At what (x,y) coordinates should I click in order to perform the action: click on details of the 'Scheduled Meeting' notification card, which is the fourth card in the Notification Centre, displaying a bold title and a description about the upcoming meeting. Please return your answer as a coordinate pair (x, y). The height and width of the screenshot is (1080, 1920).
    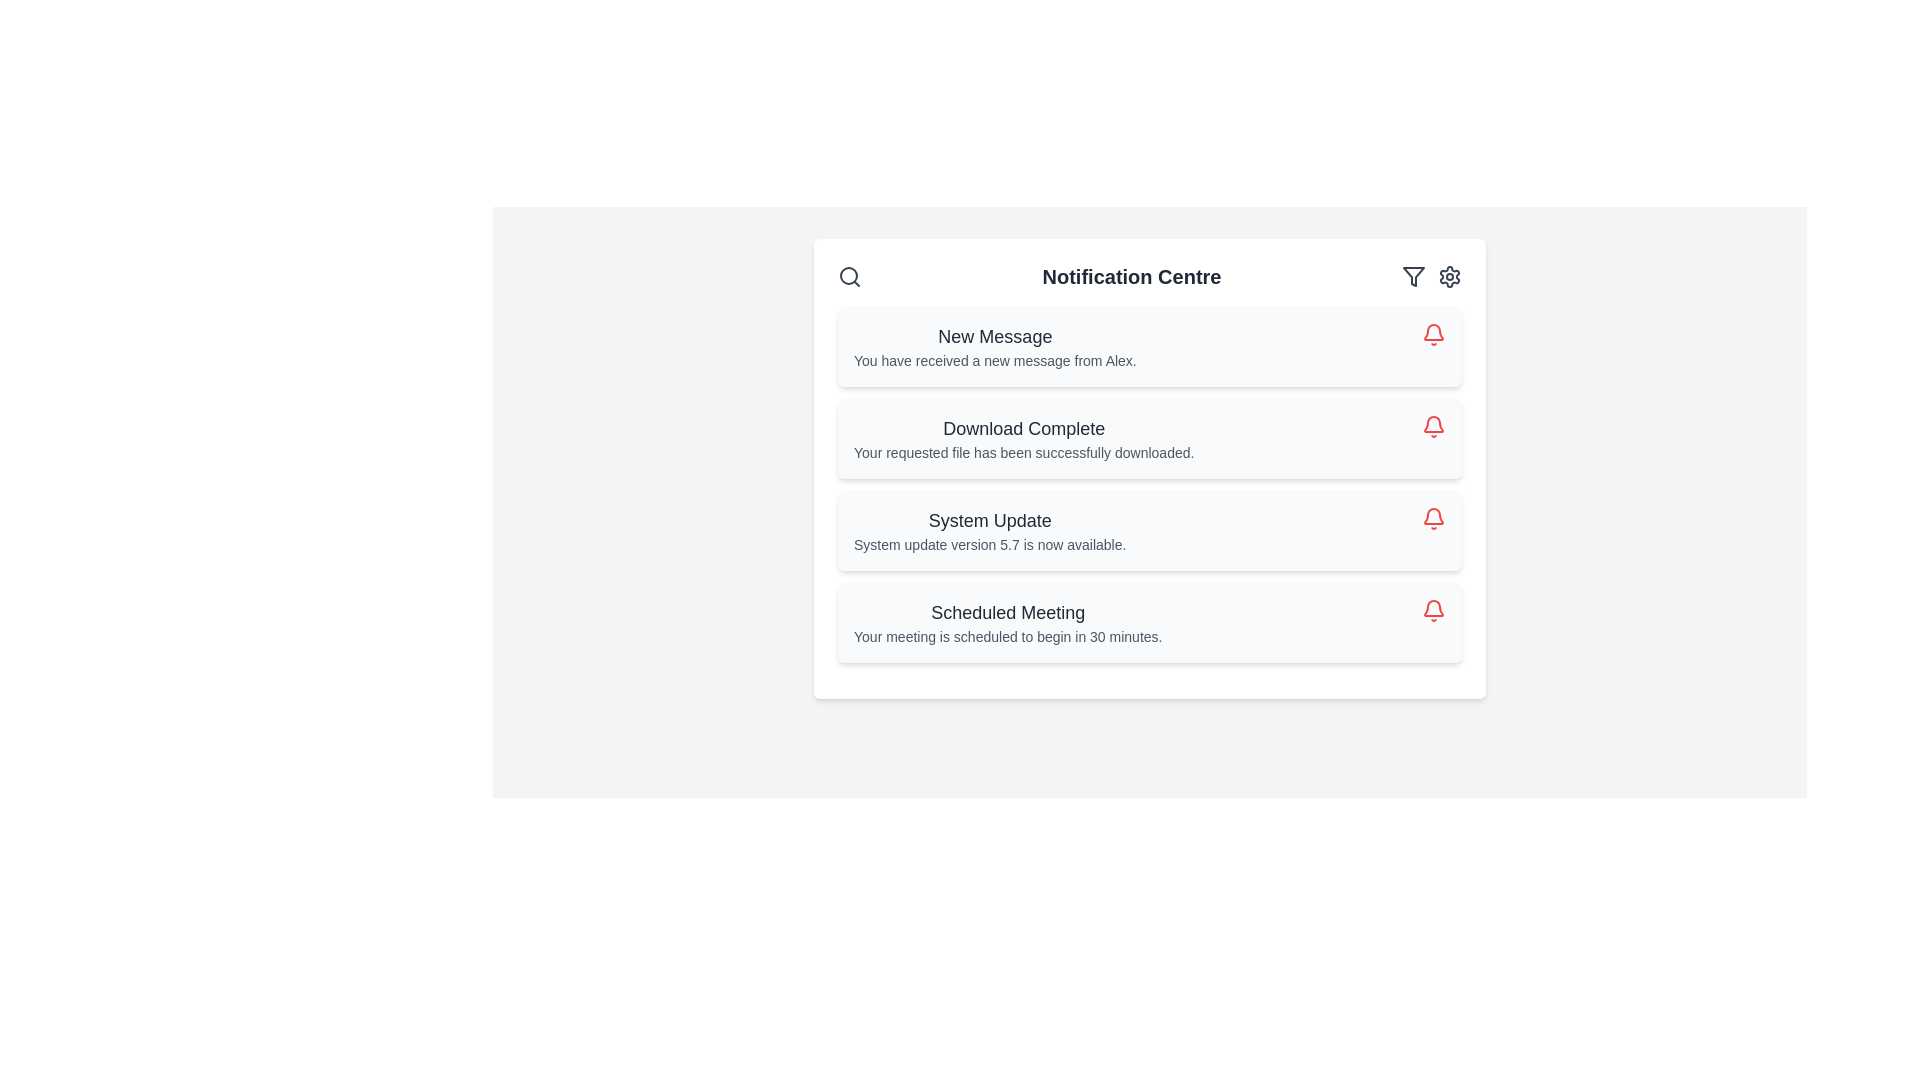
    Looking at the image, I should click on (1150, 622).